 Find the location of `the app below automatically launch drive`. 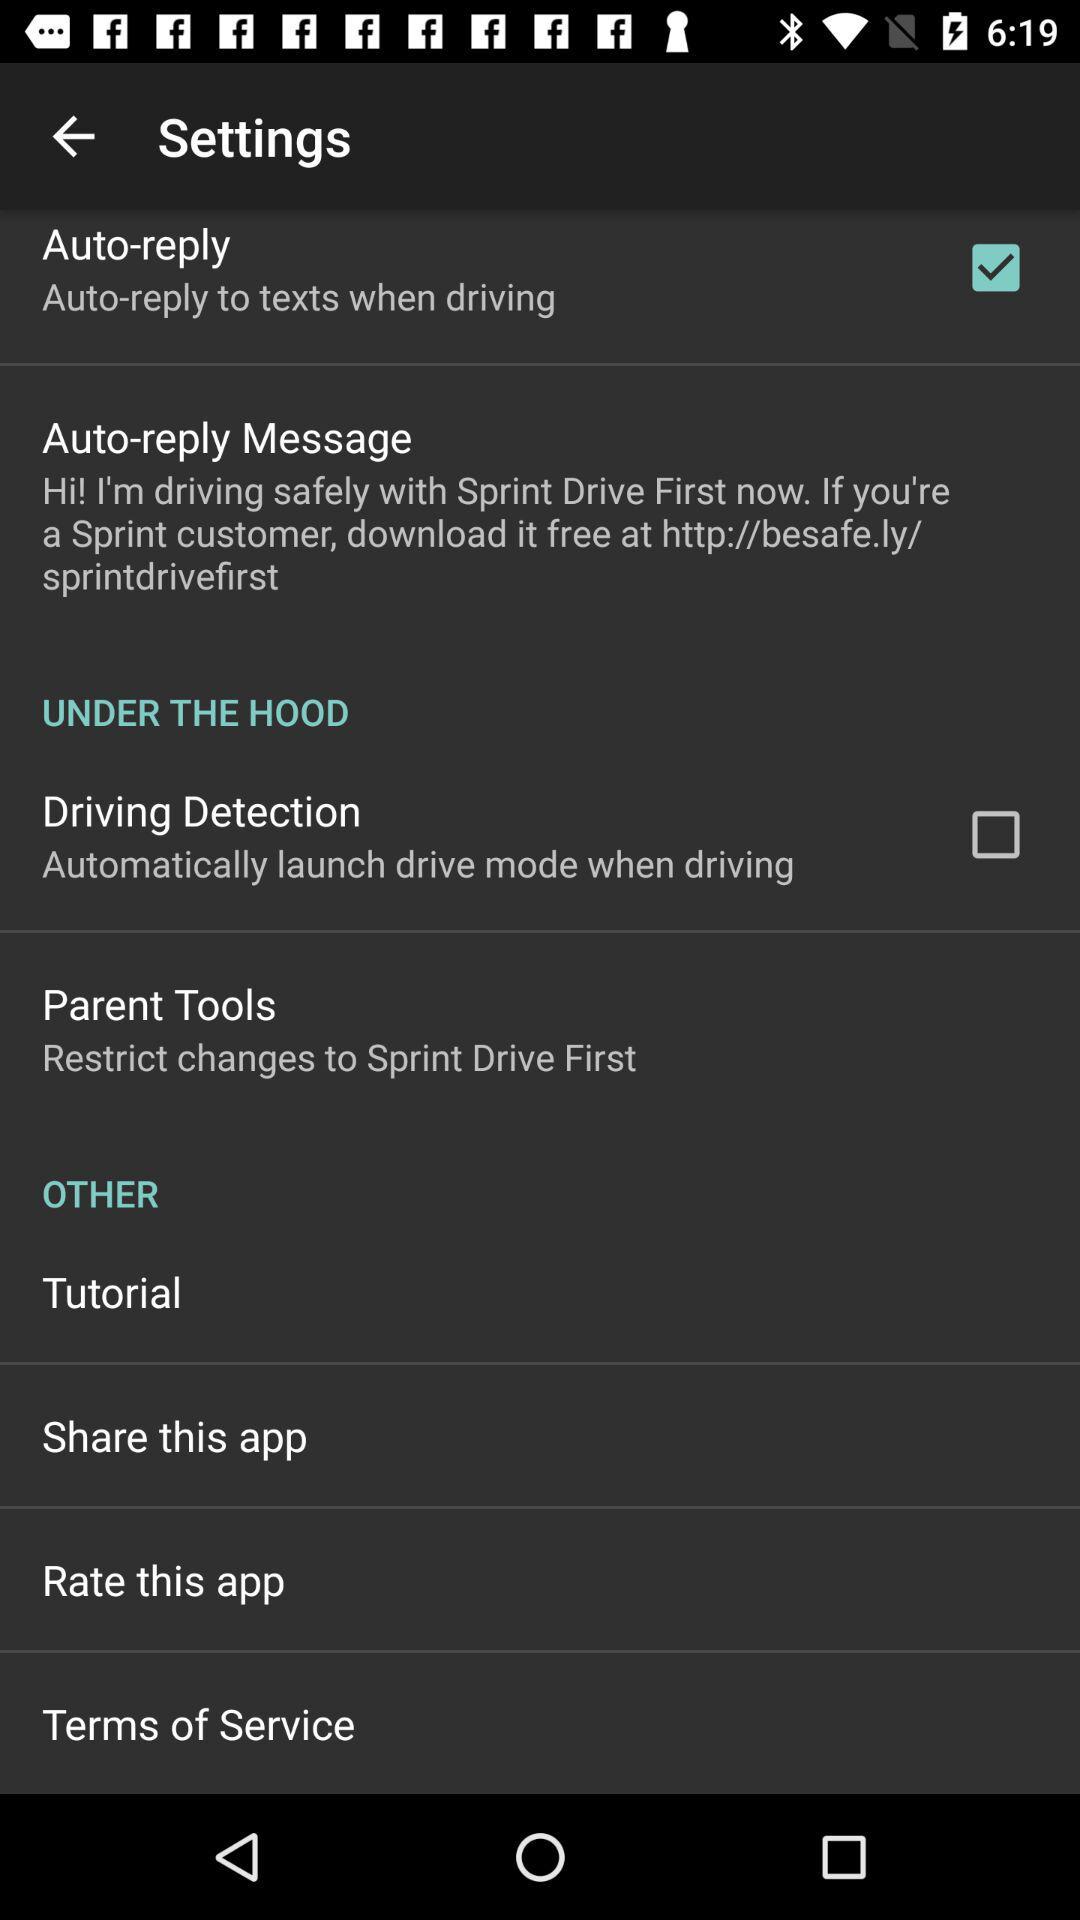

the app below automatically launch drive is located at coordinates (158, 1003).